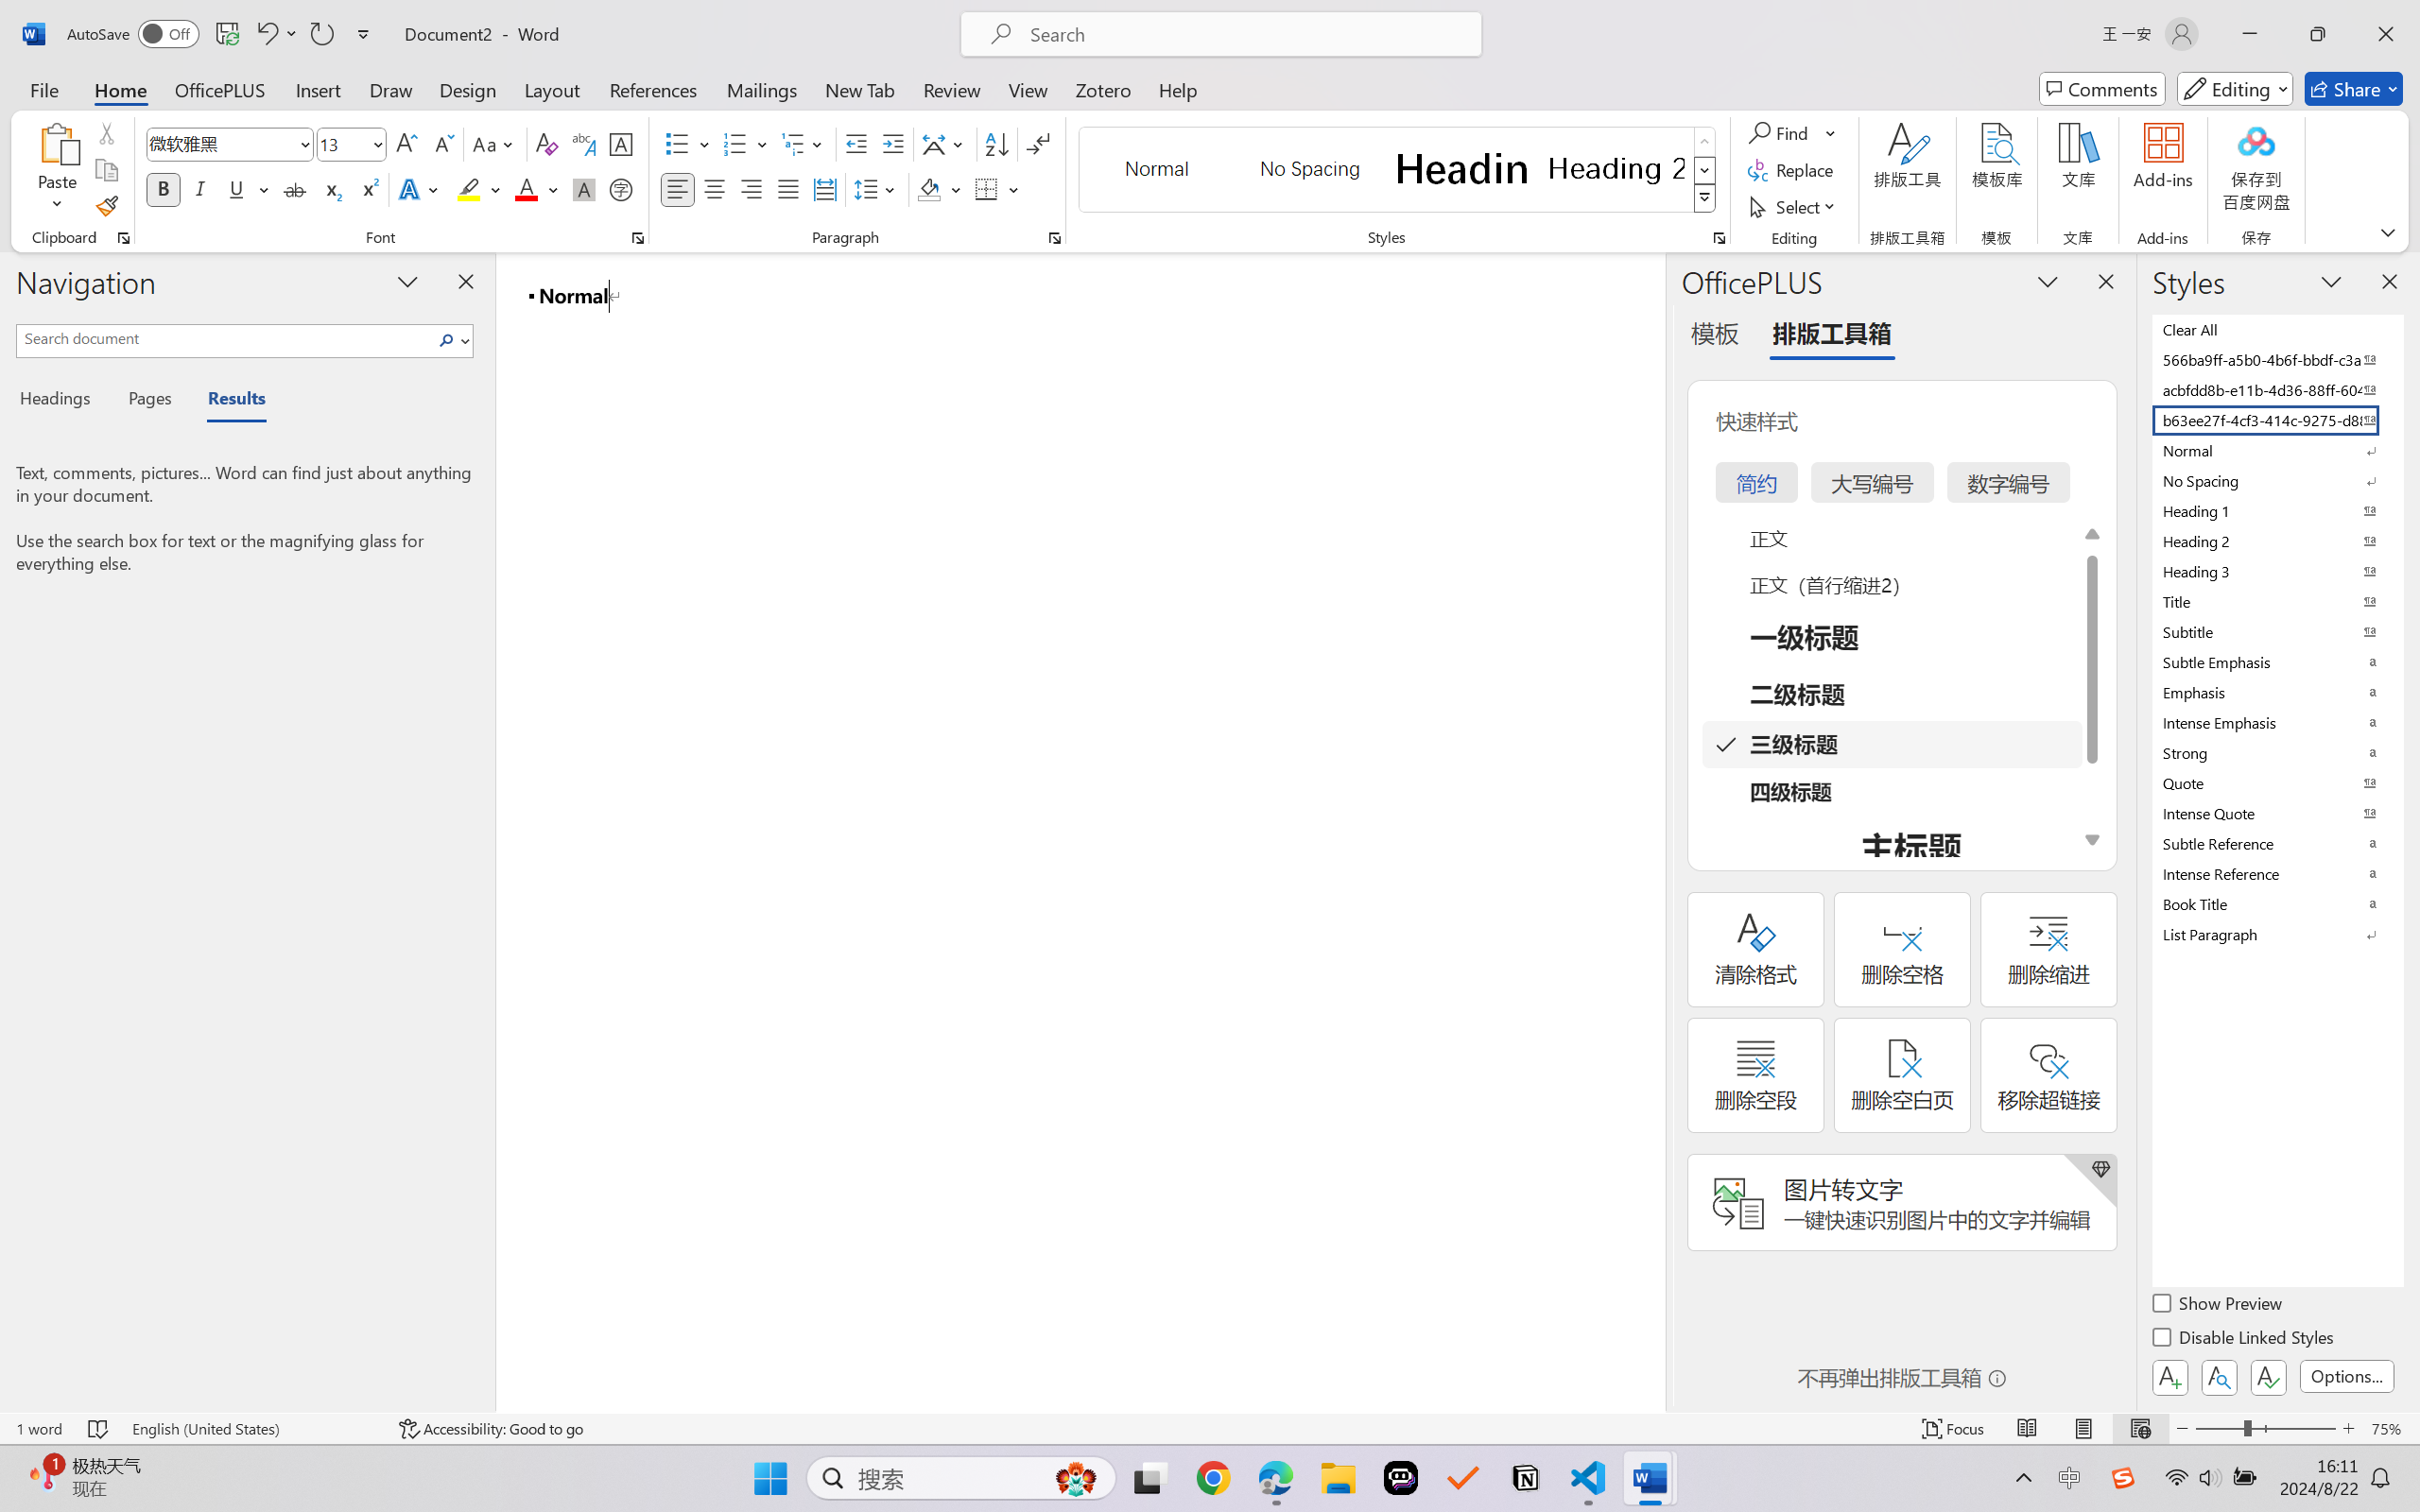 Image resolution: width=2420 pixels, height=1512 pixels. What do you see at coordinates (363, 33) in the screenshot?
I see `'Customize Quick Access Toolbar'` at bounding box center [363, 33].